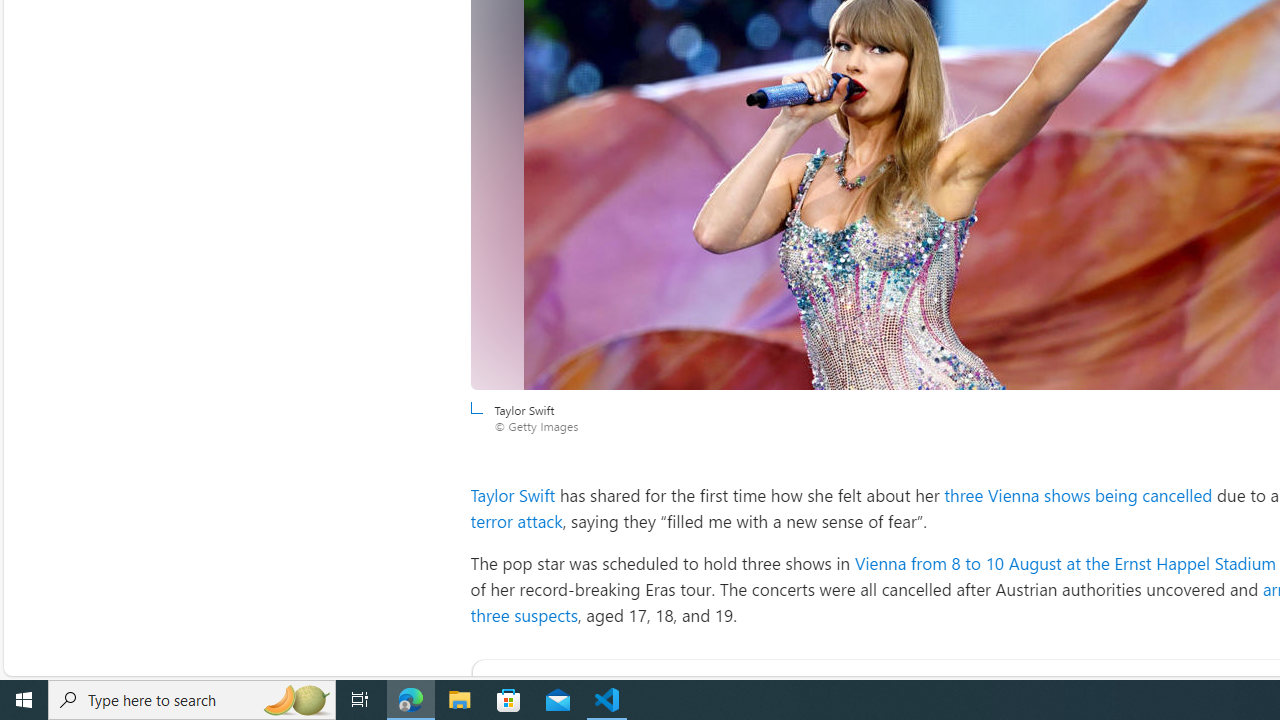 The image size is (1280, 720). Describe the element at coordinates (515, 495) in the screenshot. I see `'Taylor Swift '` at that location.